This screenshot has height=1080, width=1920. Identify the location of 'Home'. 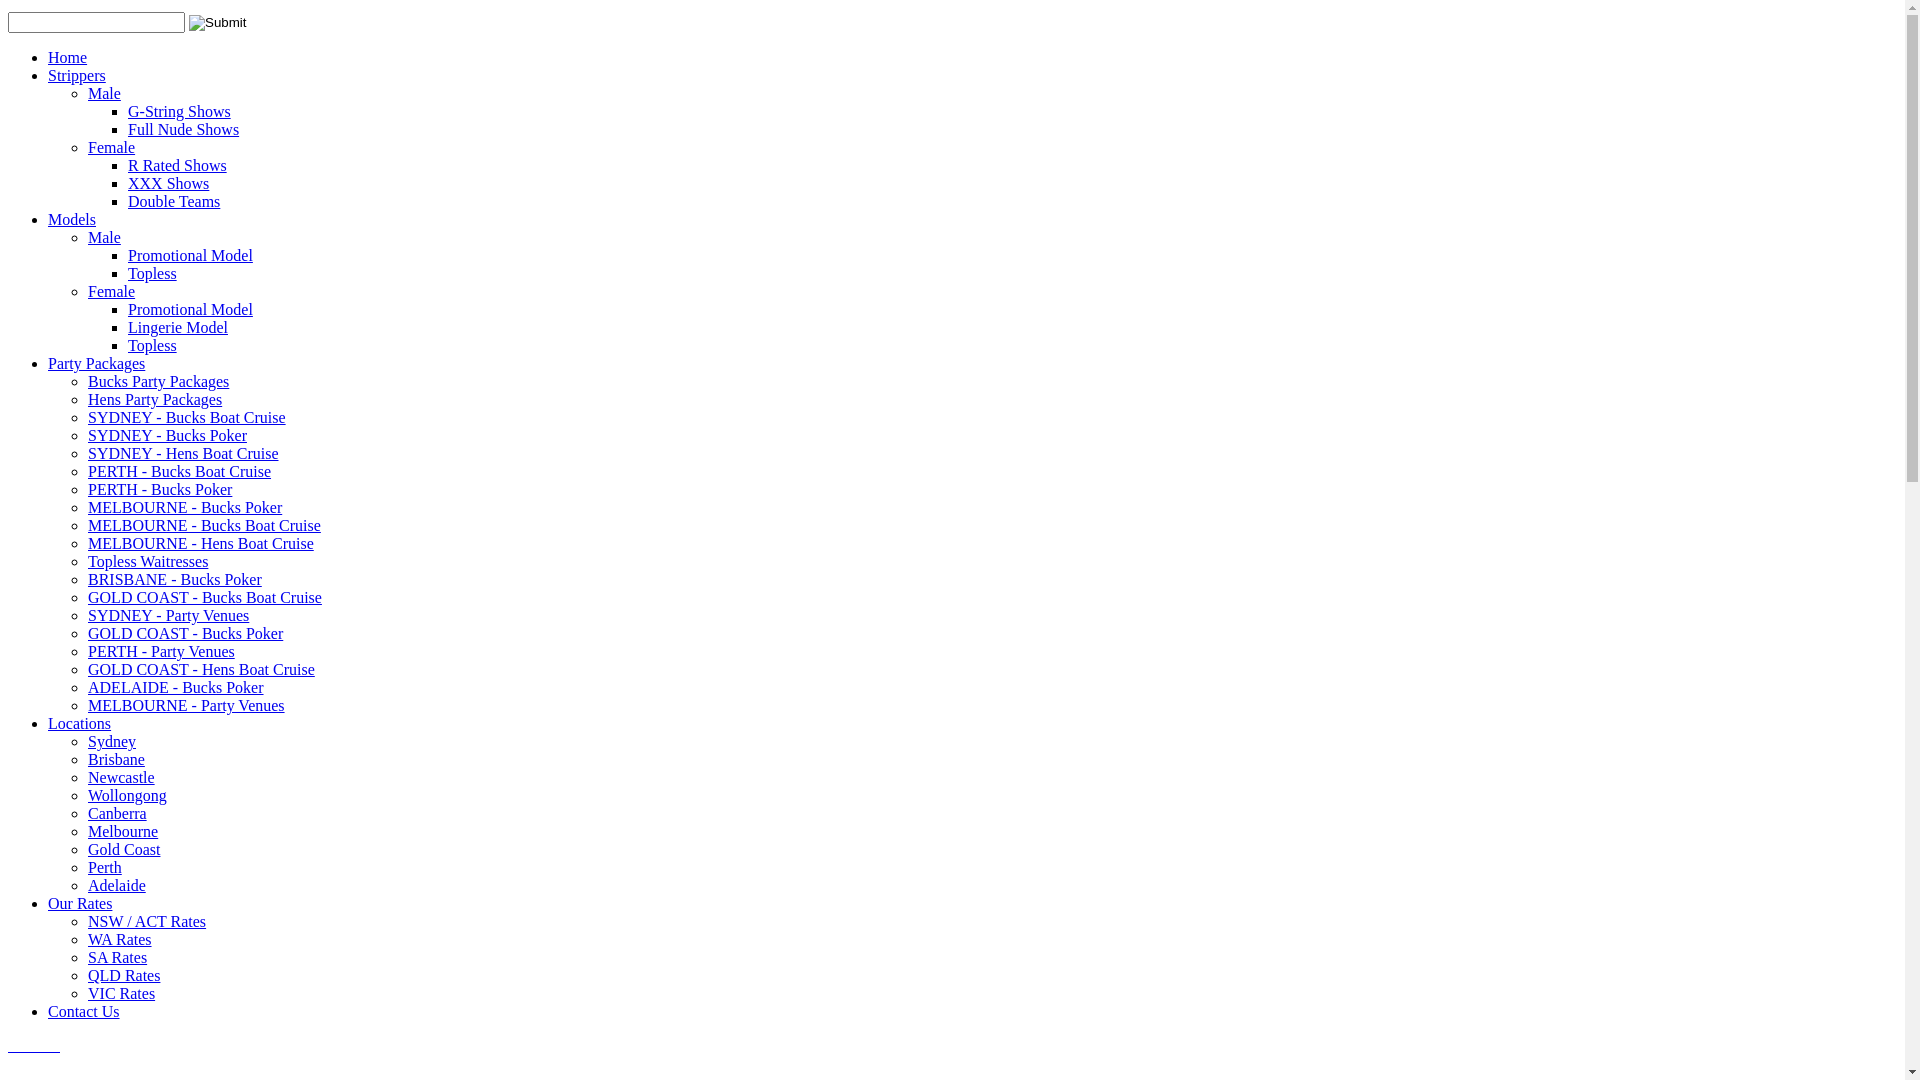
(67, 56).